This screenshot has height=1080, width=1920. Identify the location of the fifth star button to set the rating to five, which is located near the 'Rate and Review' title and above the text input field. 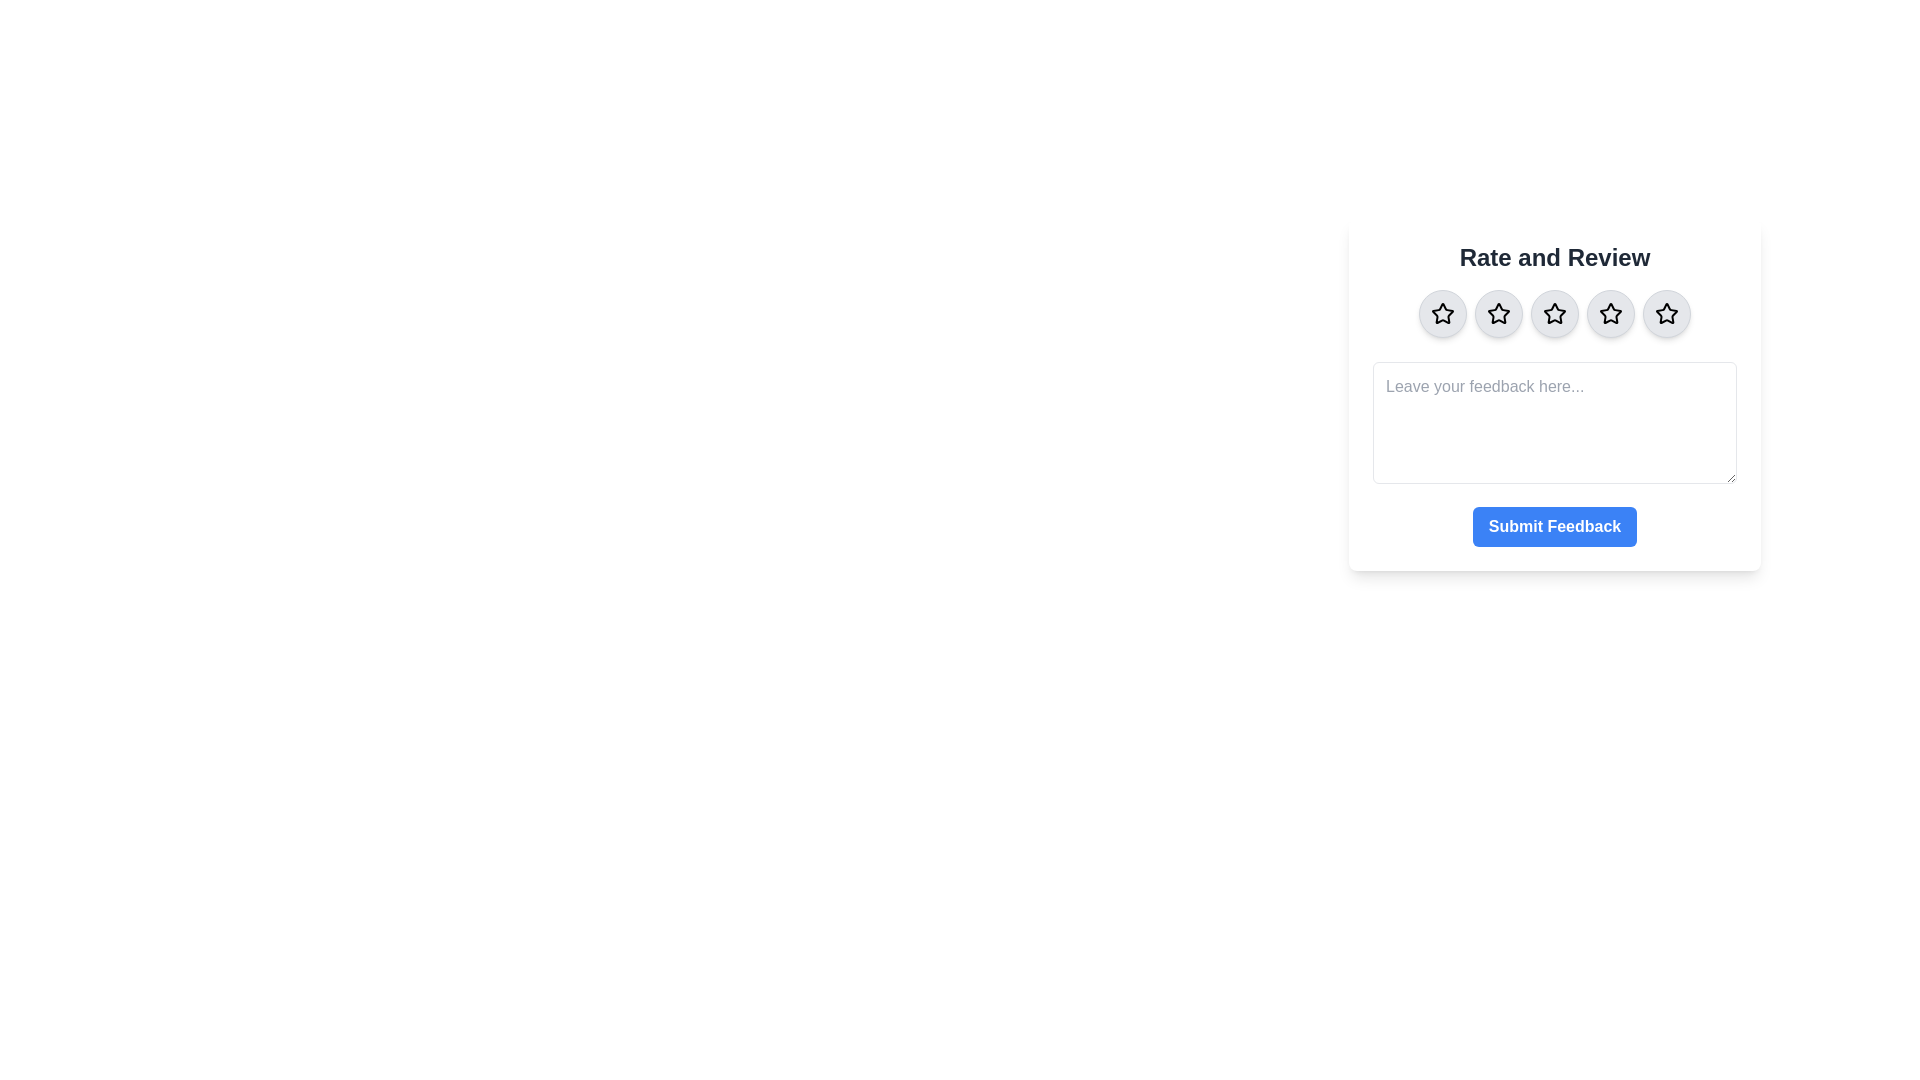
(1666, 313).